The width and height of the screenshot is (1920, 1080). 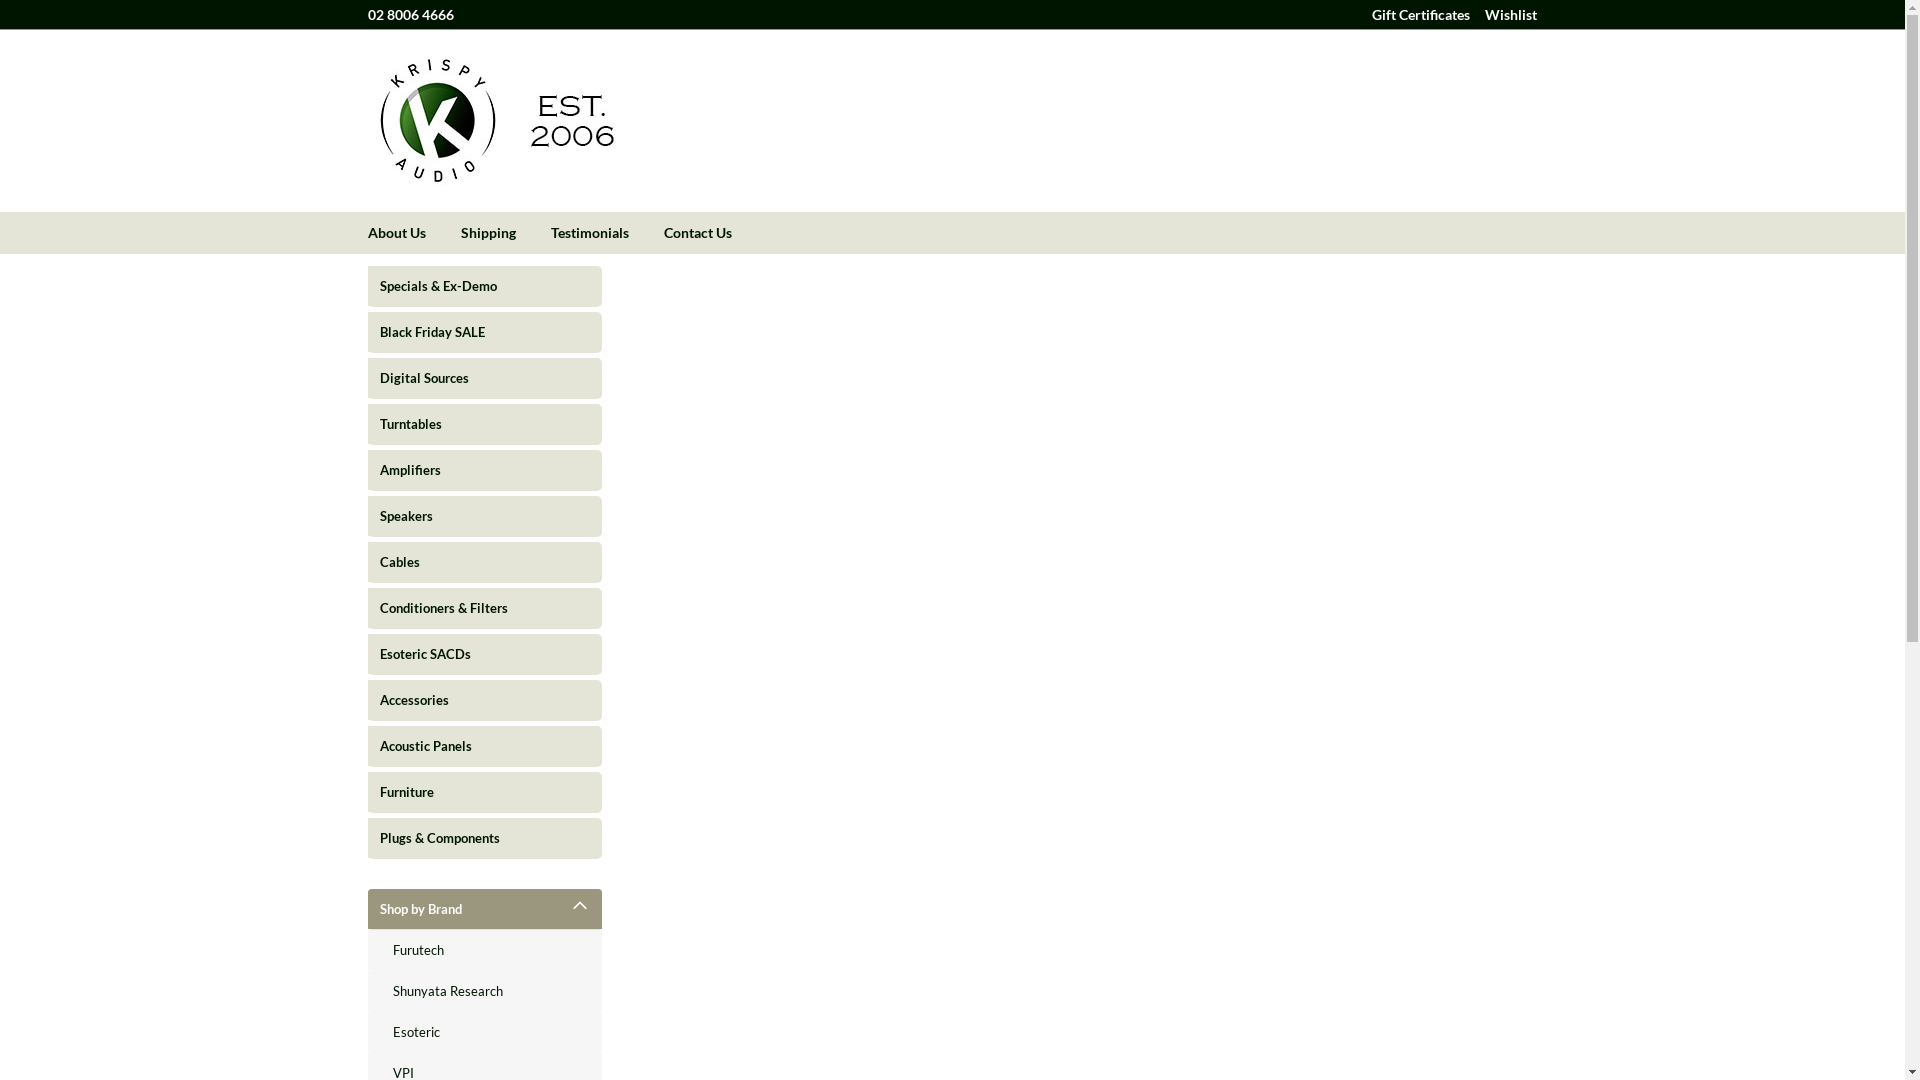 I want to click on 'Gift Certificates', so click(x=1419, y=14).